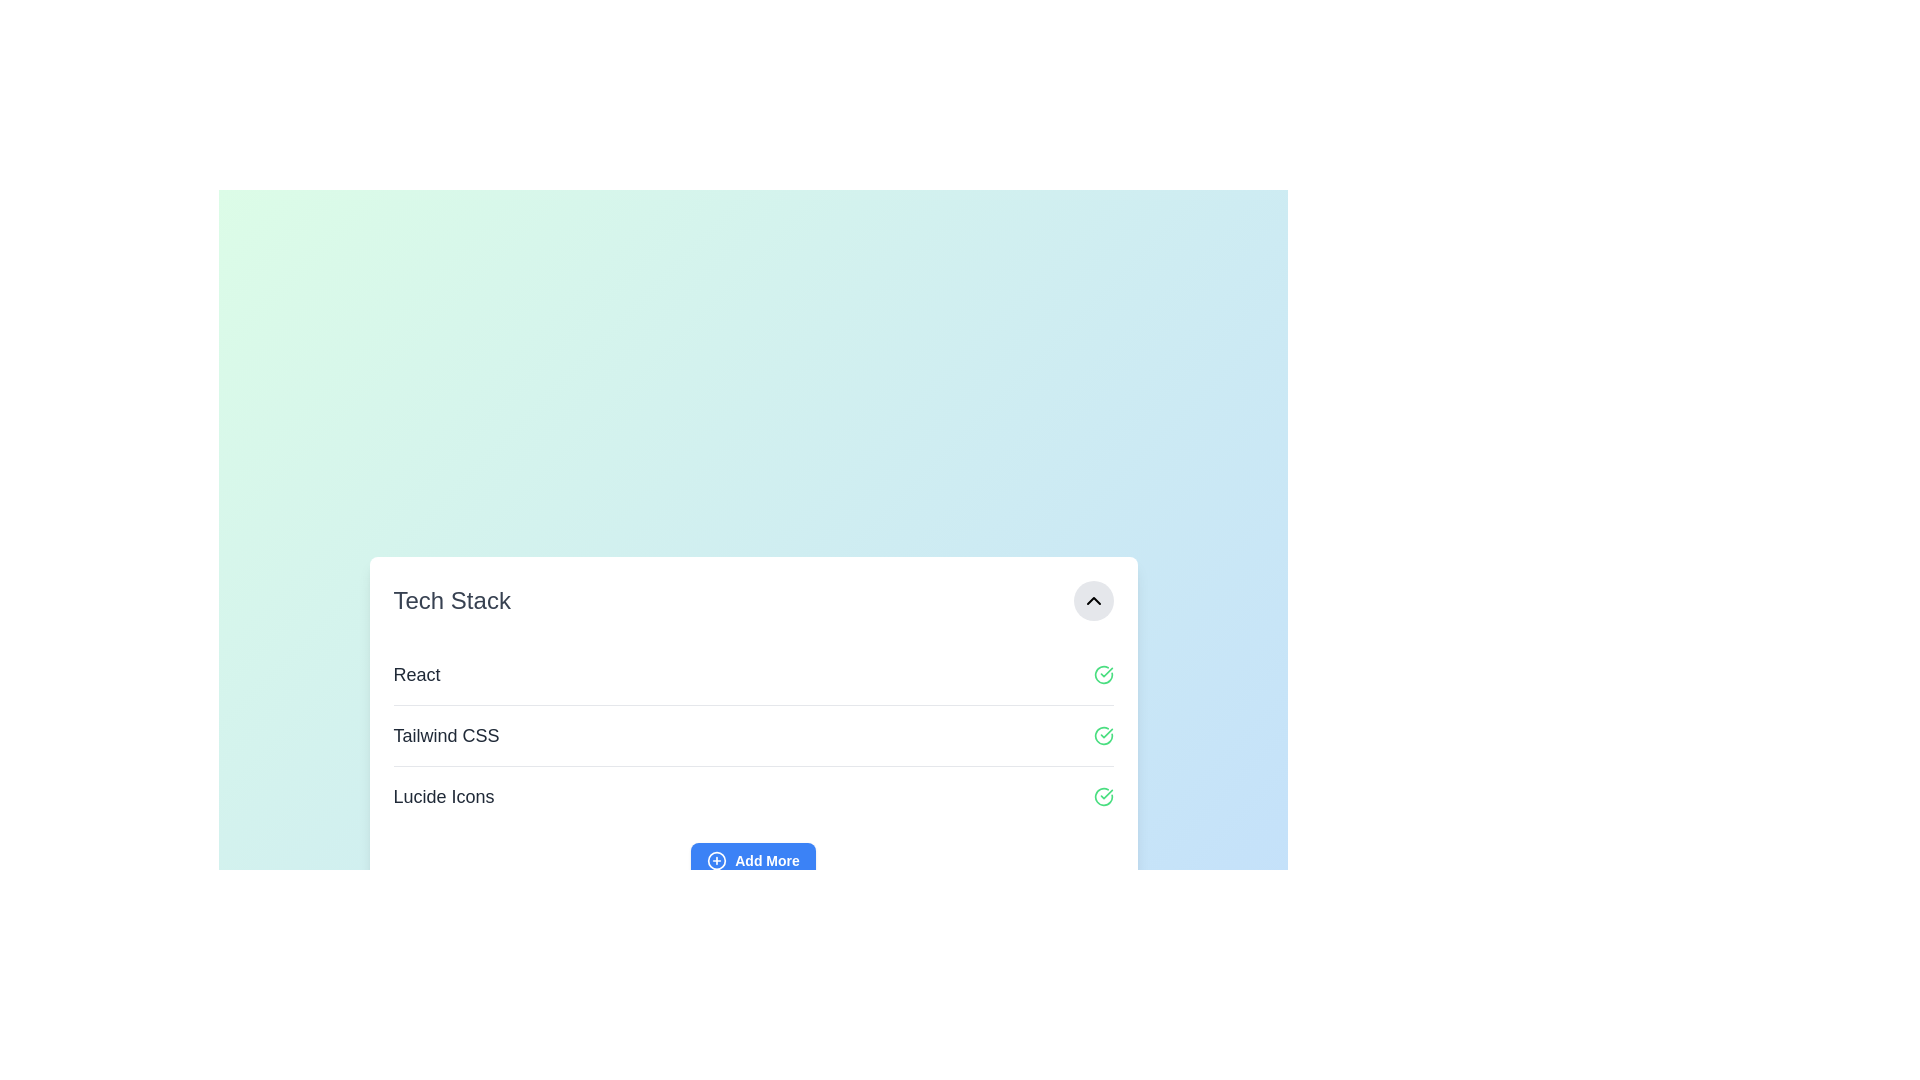  What do you see at coordinates (443, 796) in the screenshot?
I see `the Text label indicating 'Lucide Icons' in the Tech Stack list, positioned between 'Tailwind CSS' and the 'Add More' button` at bounding box center [443, 796].